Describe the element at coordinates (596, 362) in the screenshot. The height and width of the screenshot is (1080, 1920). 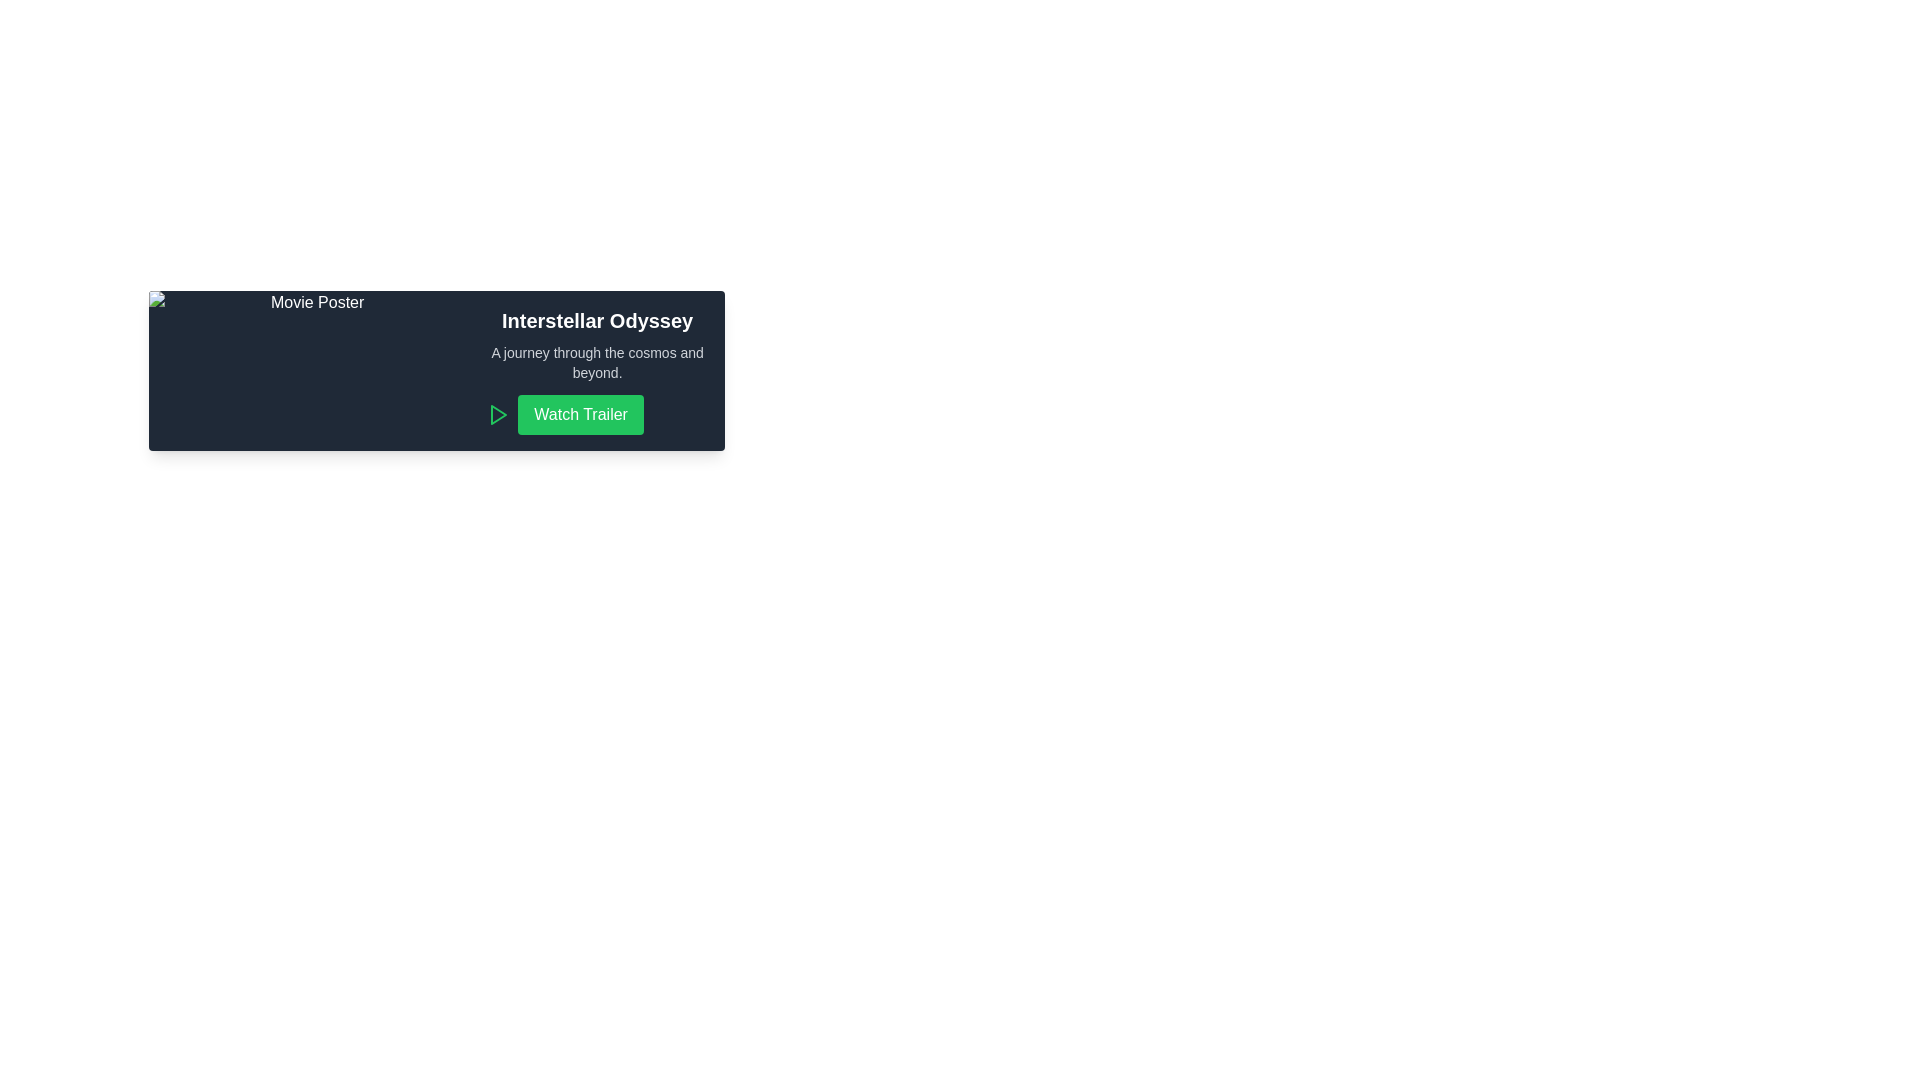
I see `the summary text element located beneath the title 'Interstellar Odyssey' and above the 'Watch Trailer' button to provide users with quick insight into the theme or subject matter` at that location.